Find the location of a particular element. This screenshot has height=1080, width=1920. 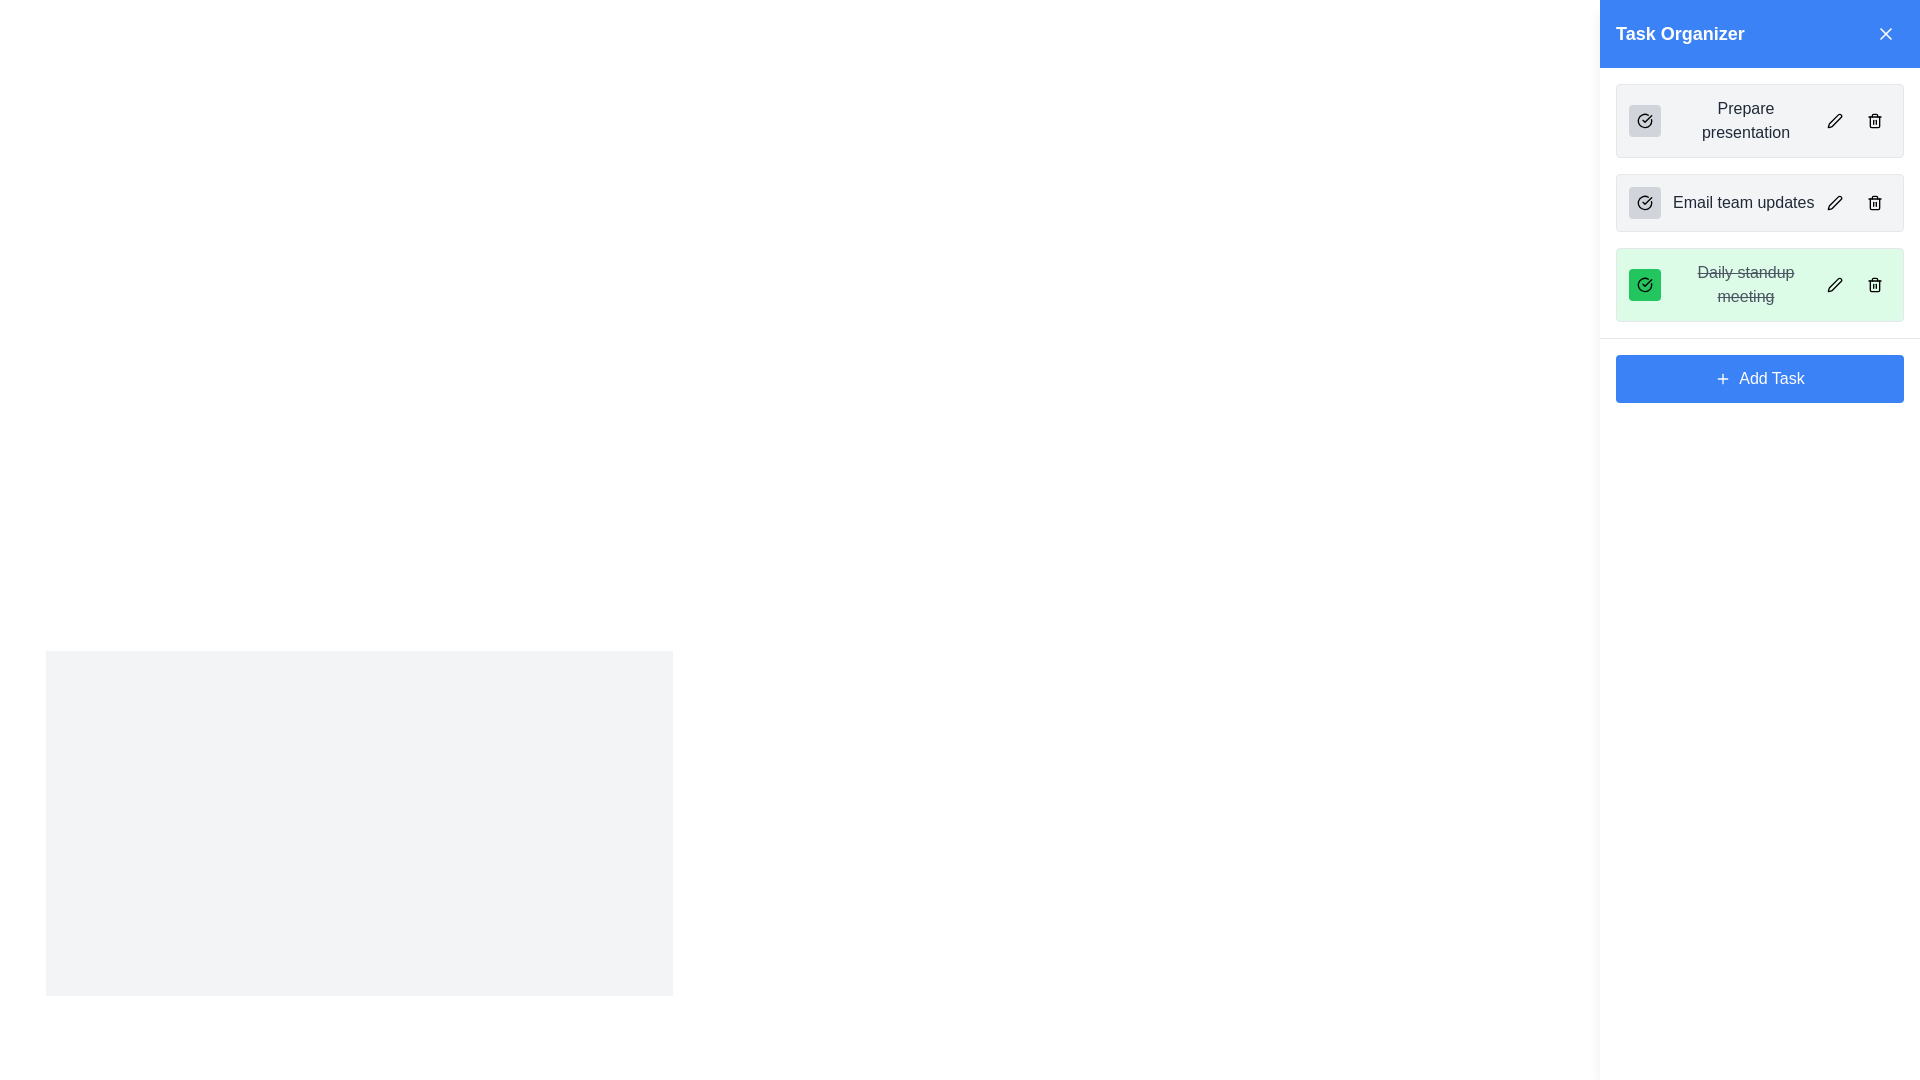

the circular checkmark icon associated with the 'Email team updates' task in the 'Task Organizer' panel is located at coordinates (1645, 203).